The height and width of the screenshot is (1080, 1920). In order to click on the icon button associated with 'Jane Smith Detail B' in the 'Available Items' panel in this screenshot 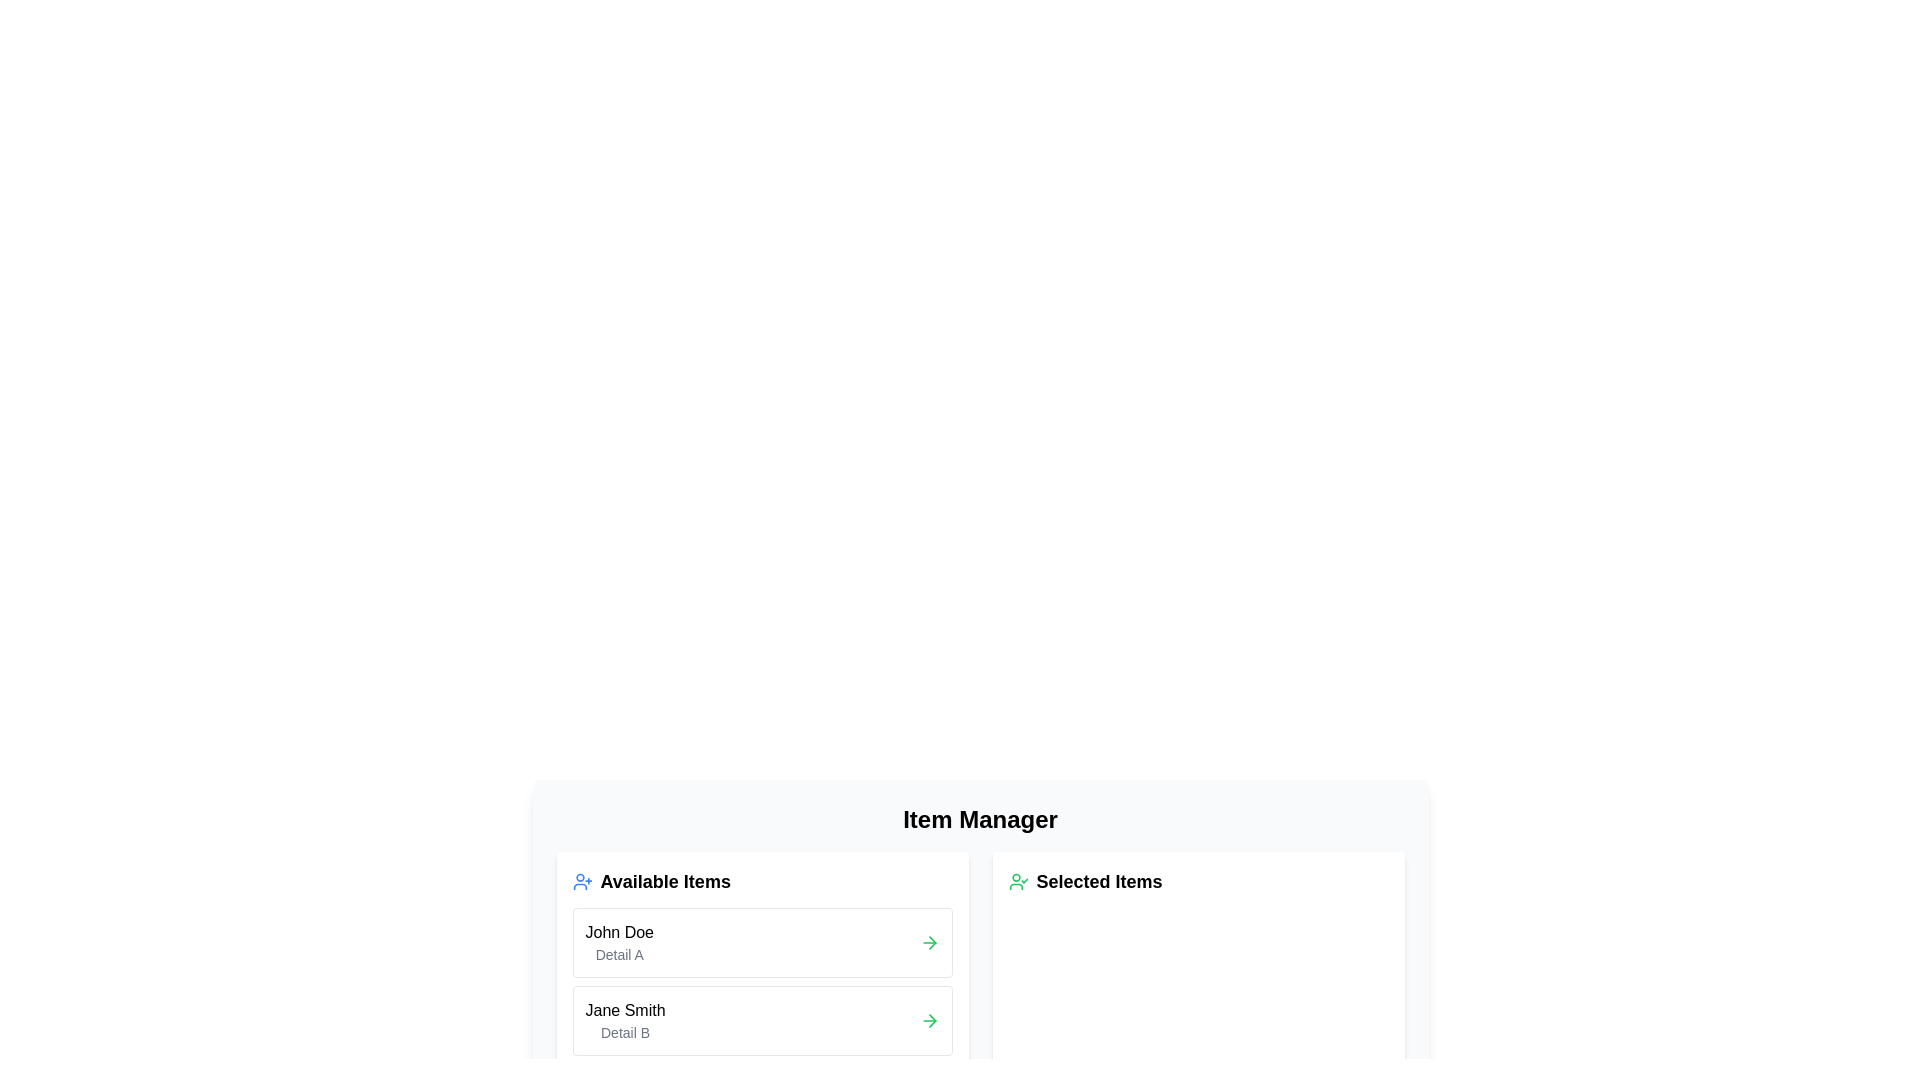, I will do `click(928, 1021)`.